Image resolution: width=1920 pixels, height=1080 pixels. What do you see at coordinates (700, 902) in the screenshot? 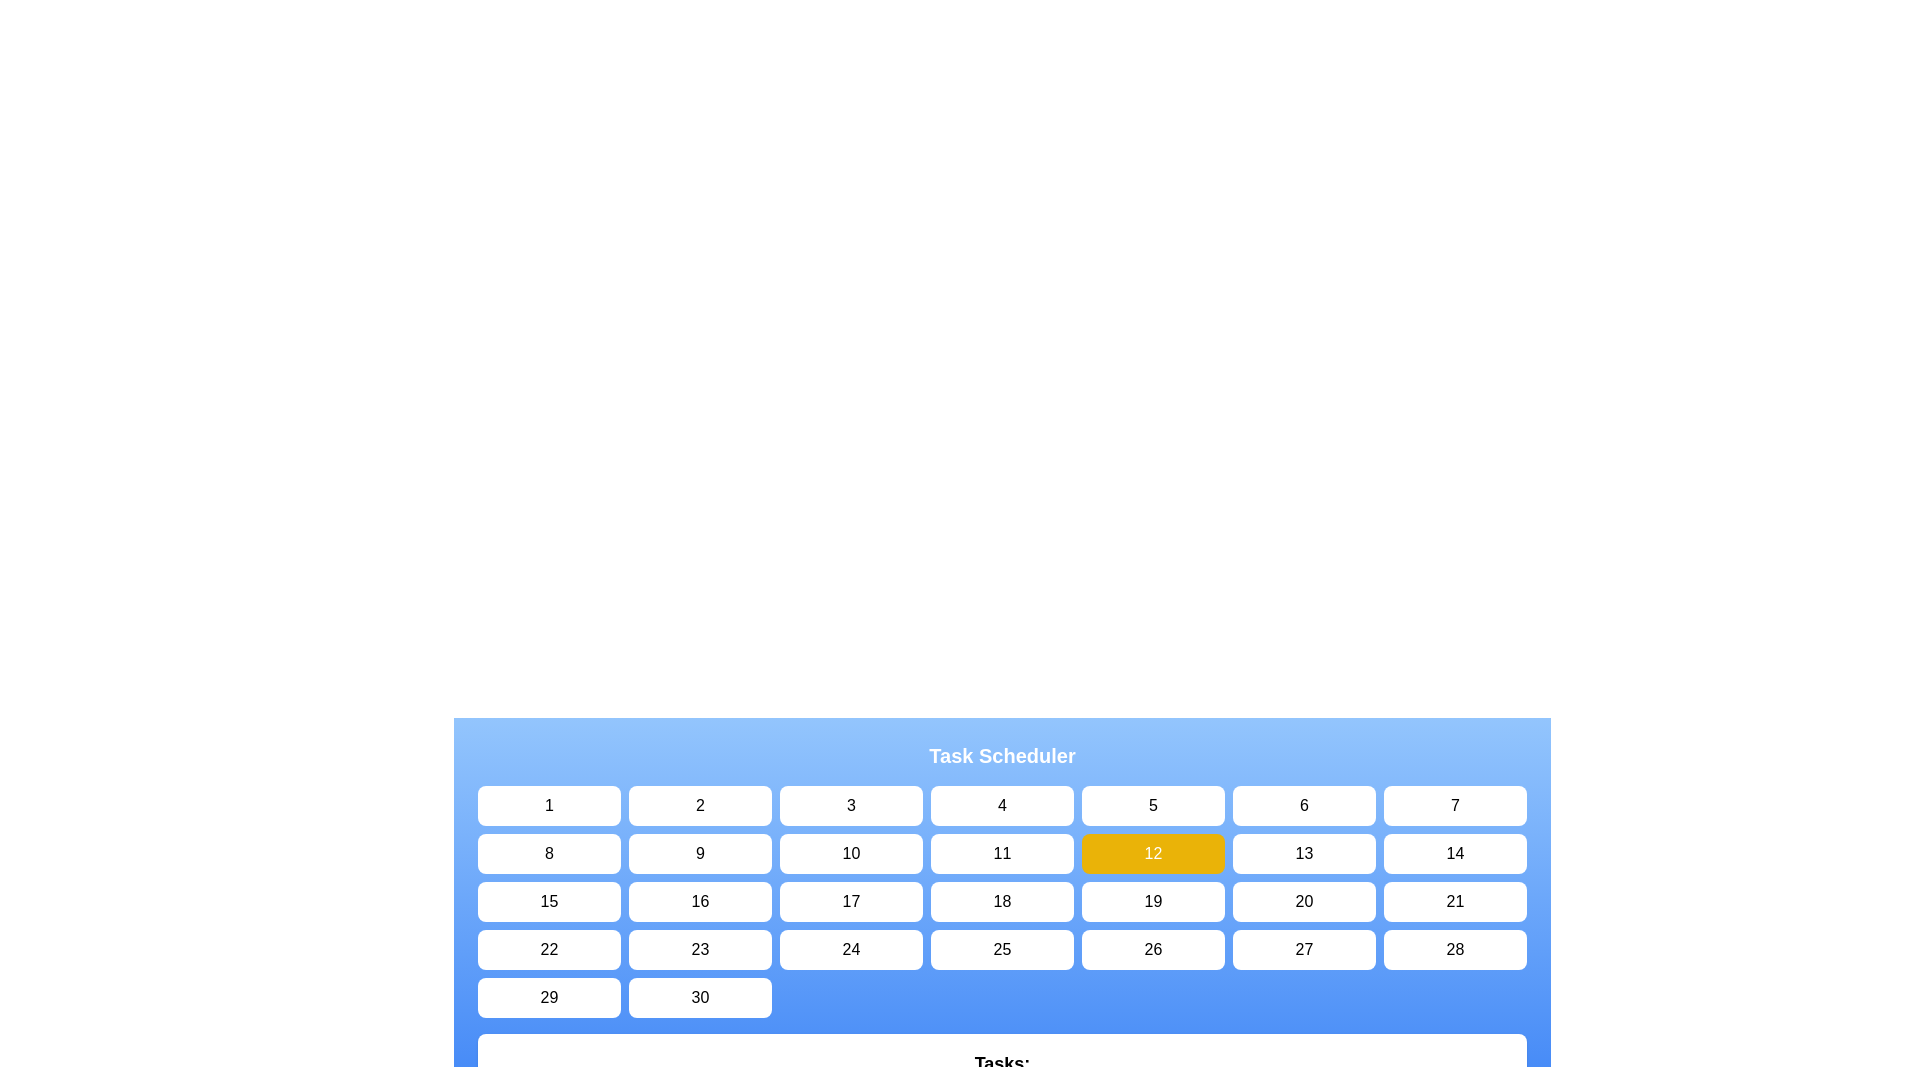
I see `the button displaying the number '16' located in the third row and second column of the grid layout` at bounding box center [700, 902].